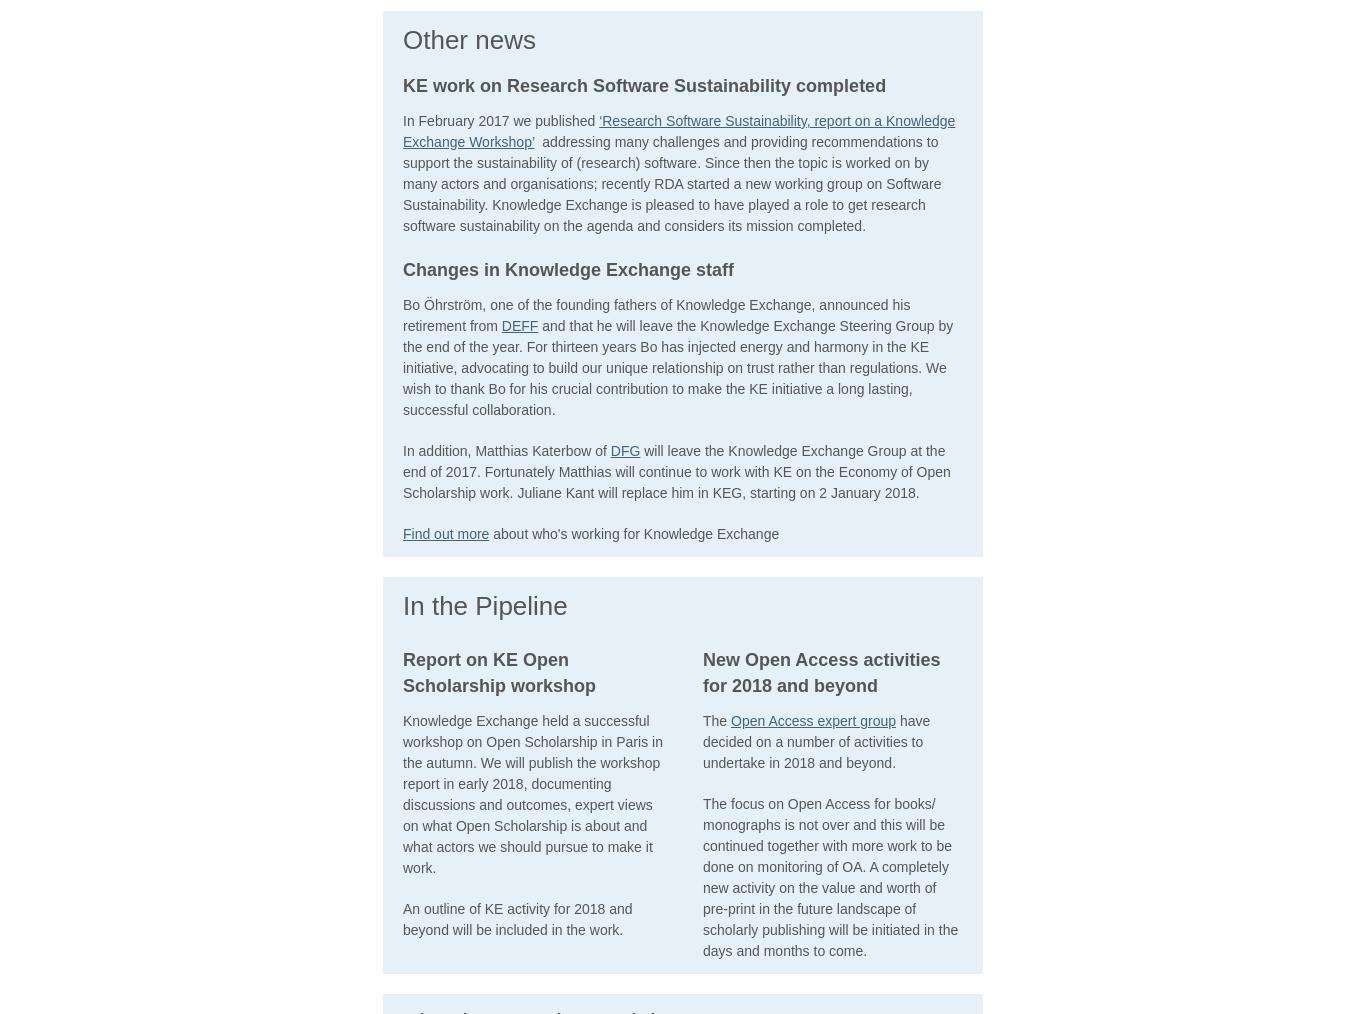  What do you see at coordinates (519, 324) in the screenshot?
I see `'DEFF'` at bounding box center [519, 324].